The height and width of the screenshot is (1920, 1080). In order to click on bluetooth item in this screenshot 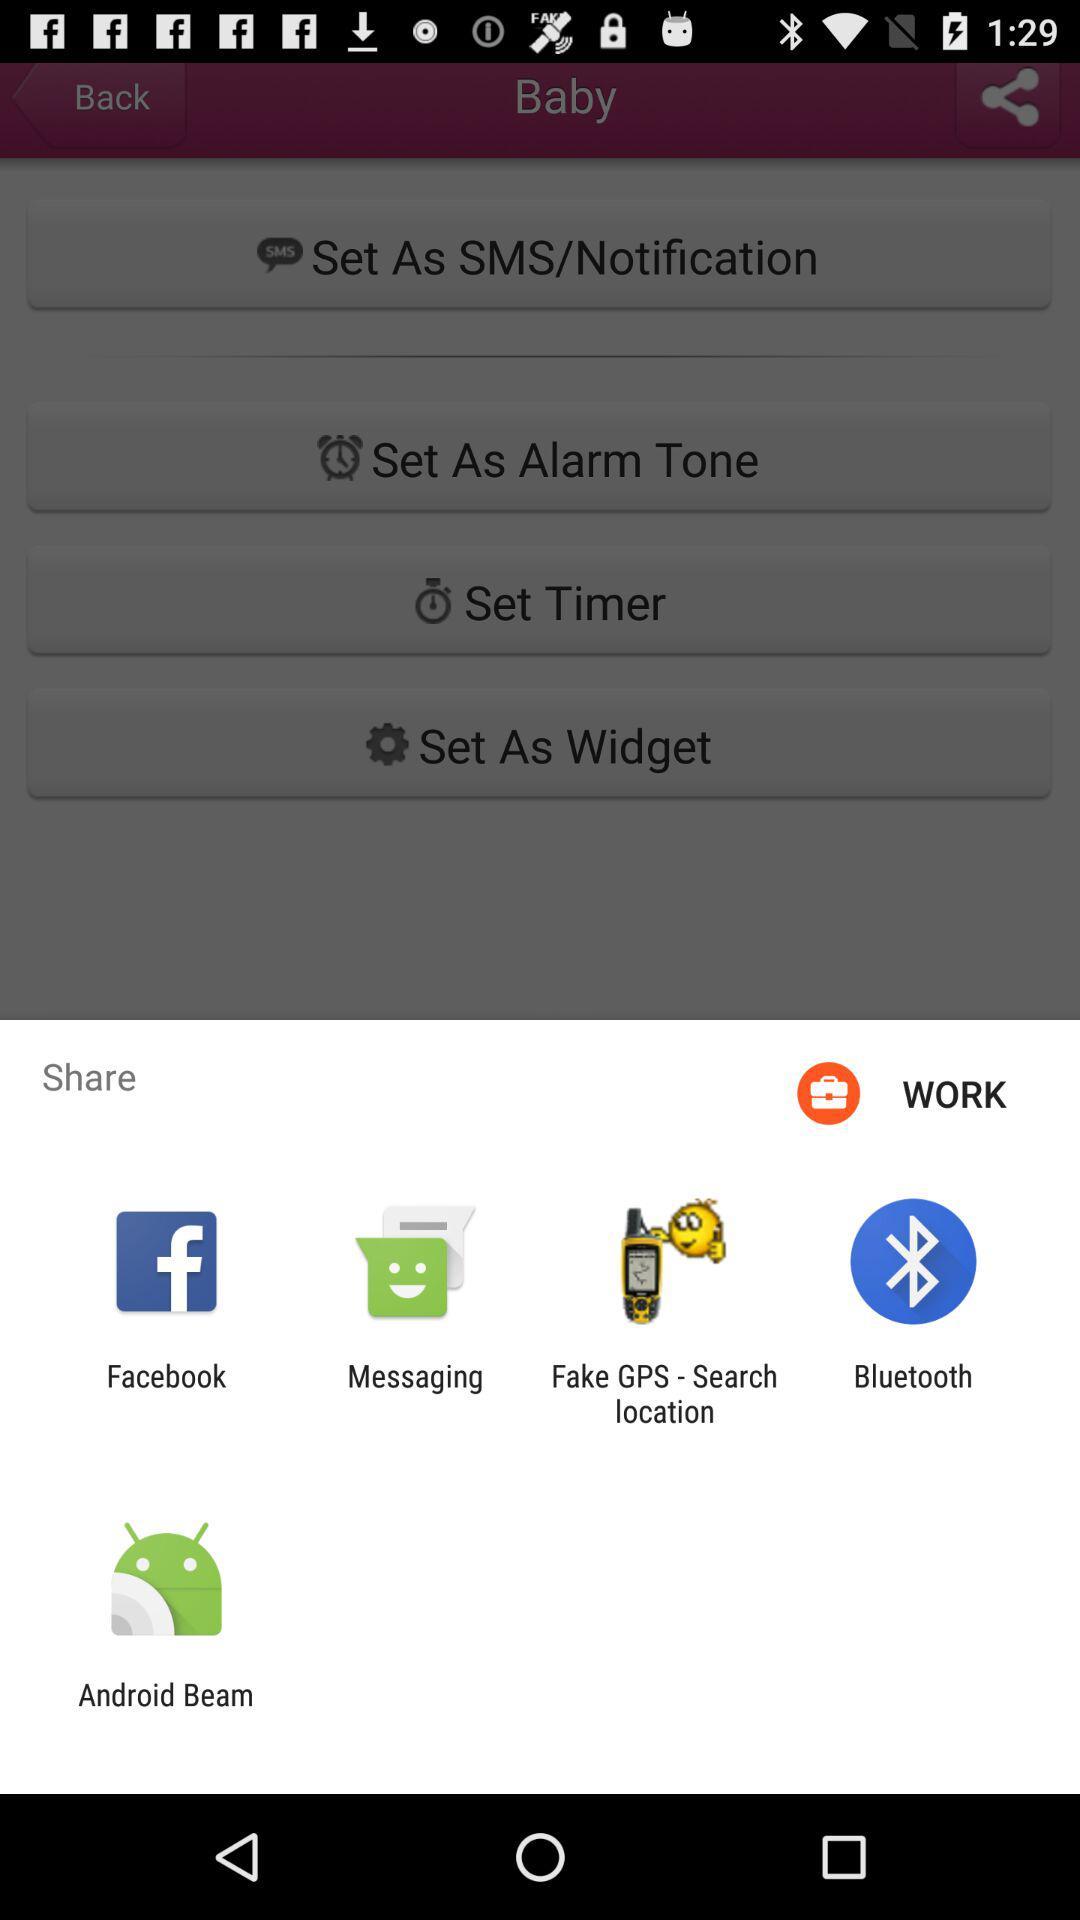, I will do `click(913, 1392)`.